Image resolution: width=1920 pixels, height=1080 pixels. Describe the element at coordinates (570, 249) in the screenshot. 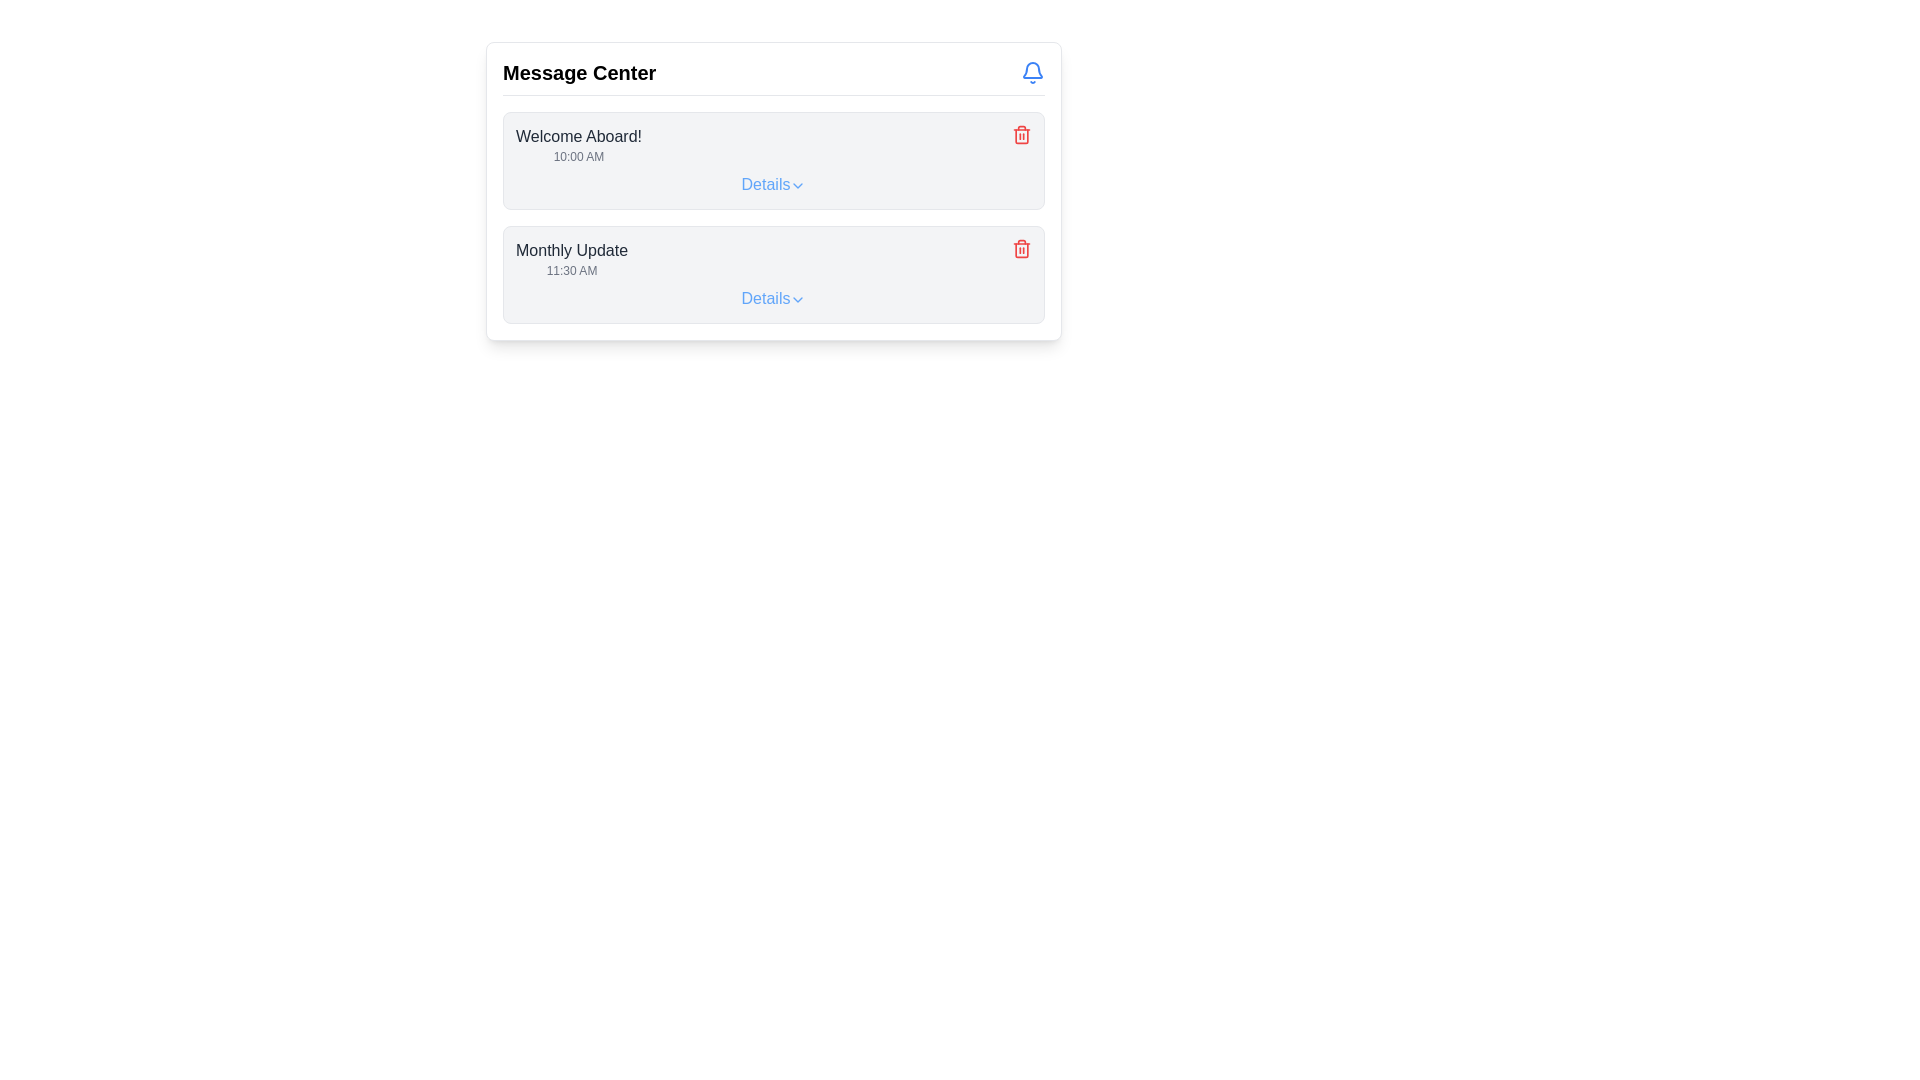

I see `text label displaying 'Monthly Update', which is positioned in the Message Center section, above the timestamp '11:30 AM'` at that location.